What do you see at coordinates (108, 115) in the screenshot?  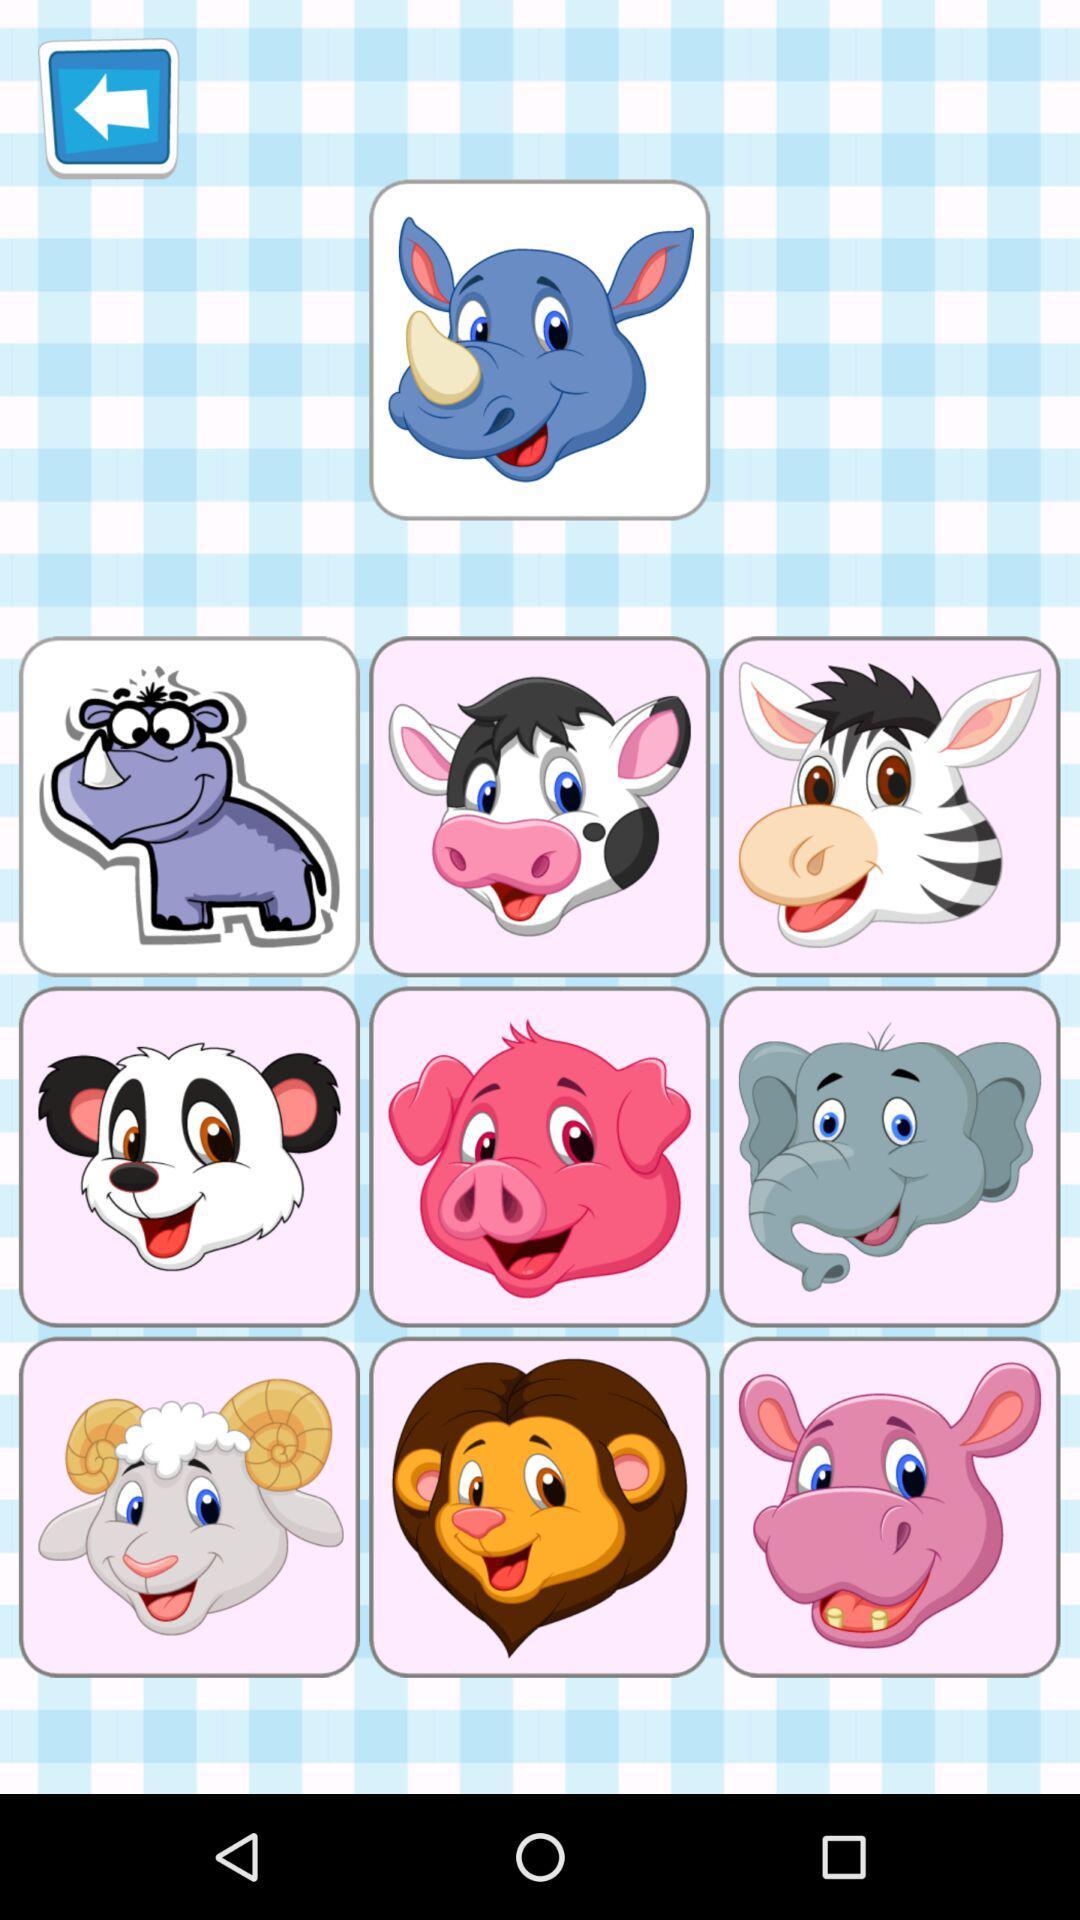 I see `the arrow_backward icon` at bounding box center [108, 115].